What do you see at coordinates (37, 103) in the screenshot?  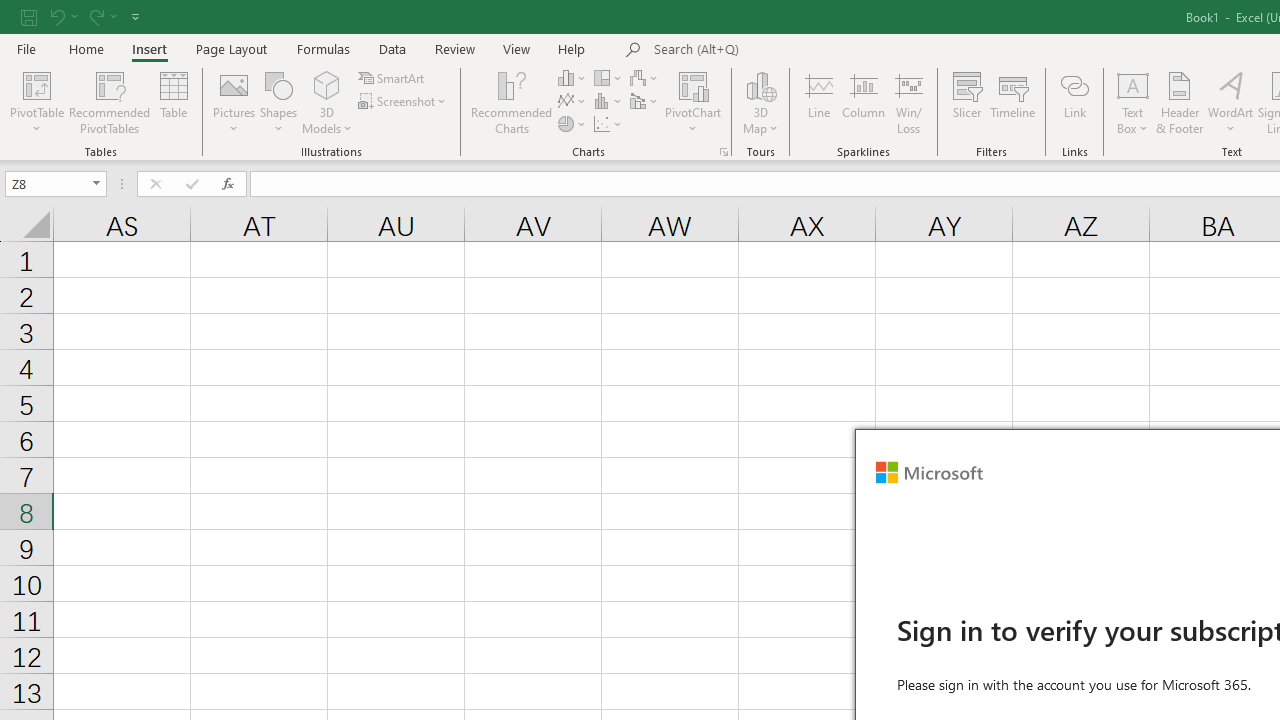 I see `'PivotTable'` at bounding box center [37, 103].